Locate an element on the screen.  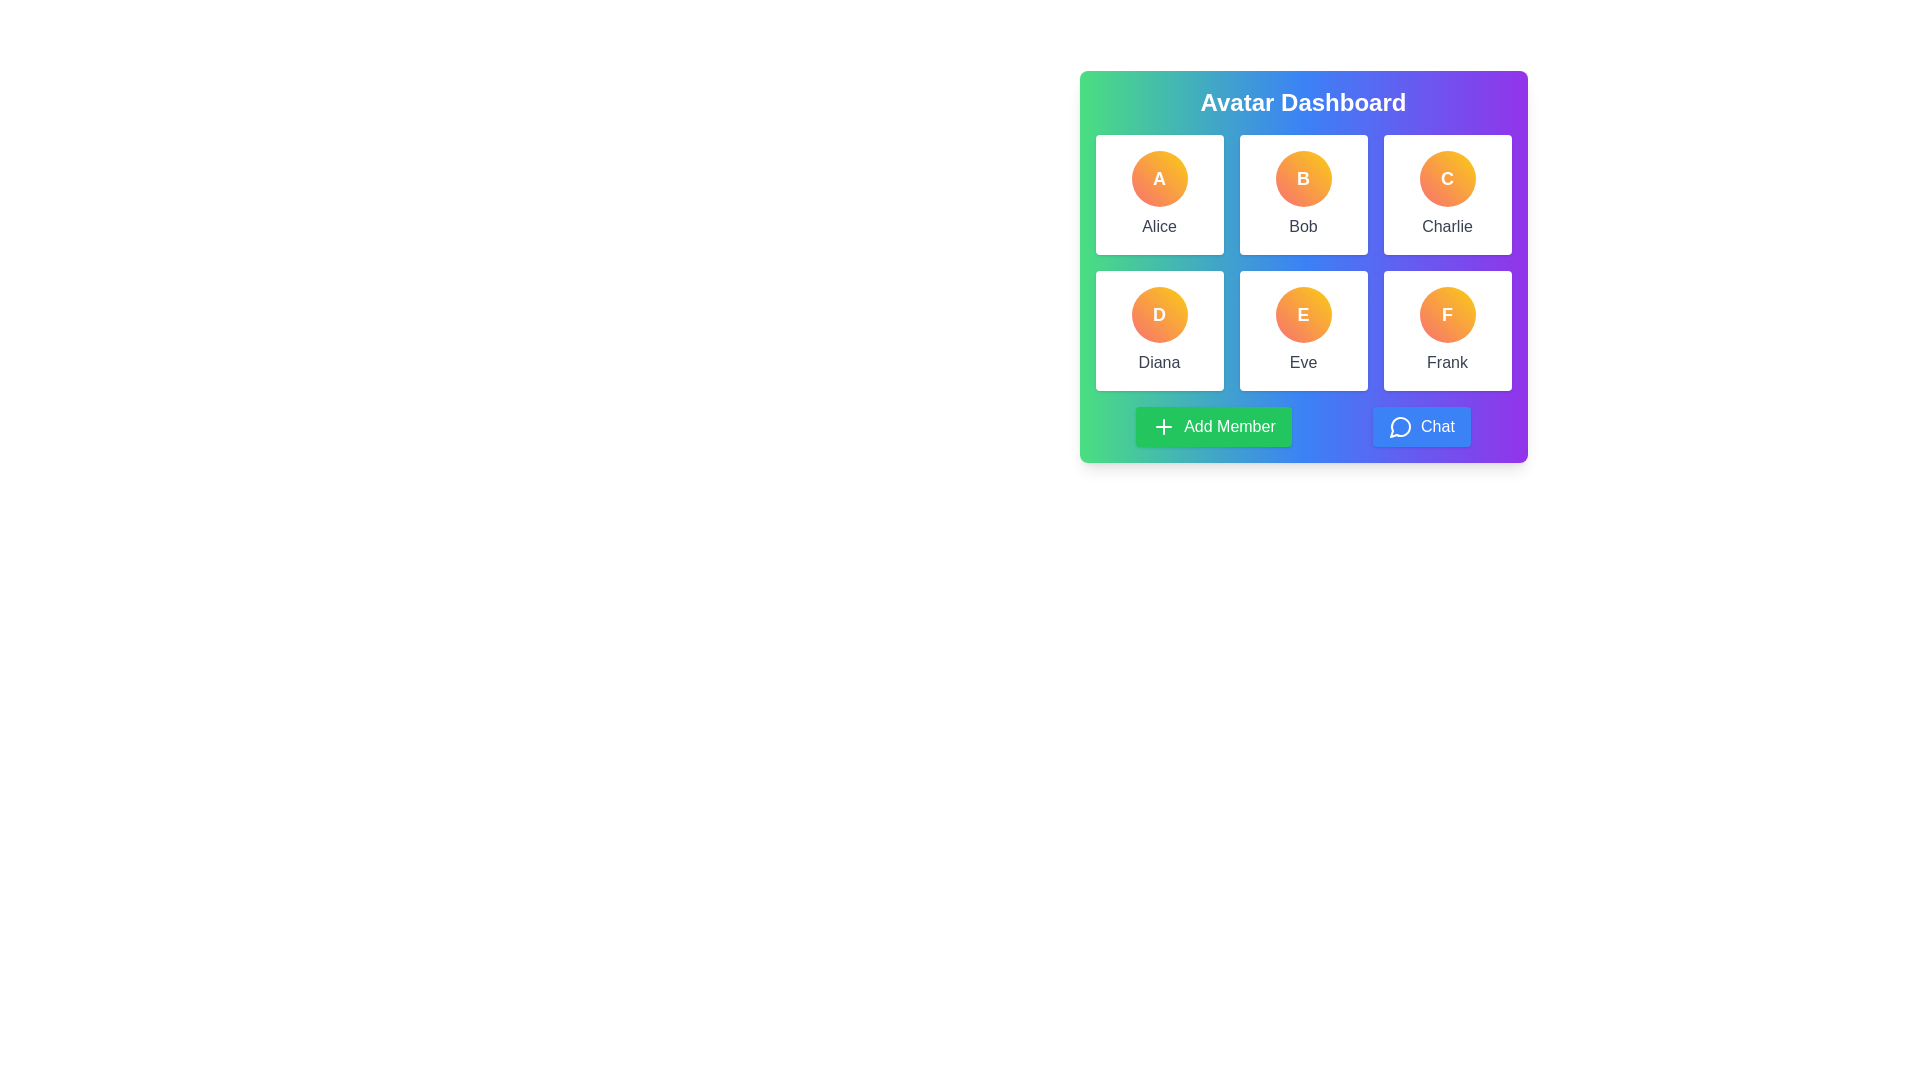
the Avatar Icon representing user 'Alice' located in the top-left corner of the grid of avatars is located at coordinates (1159, 177).